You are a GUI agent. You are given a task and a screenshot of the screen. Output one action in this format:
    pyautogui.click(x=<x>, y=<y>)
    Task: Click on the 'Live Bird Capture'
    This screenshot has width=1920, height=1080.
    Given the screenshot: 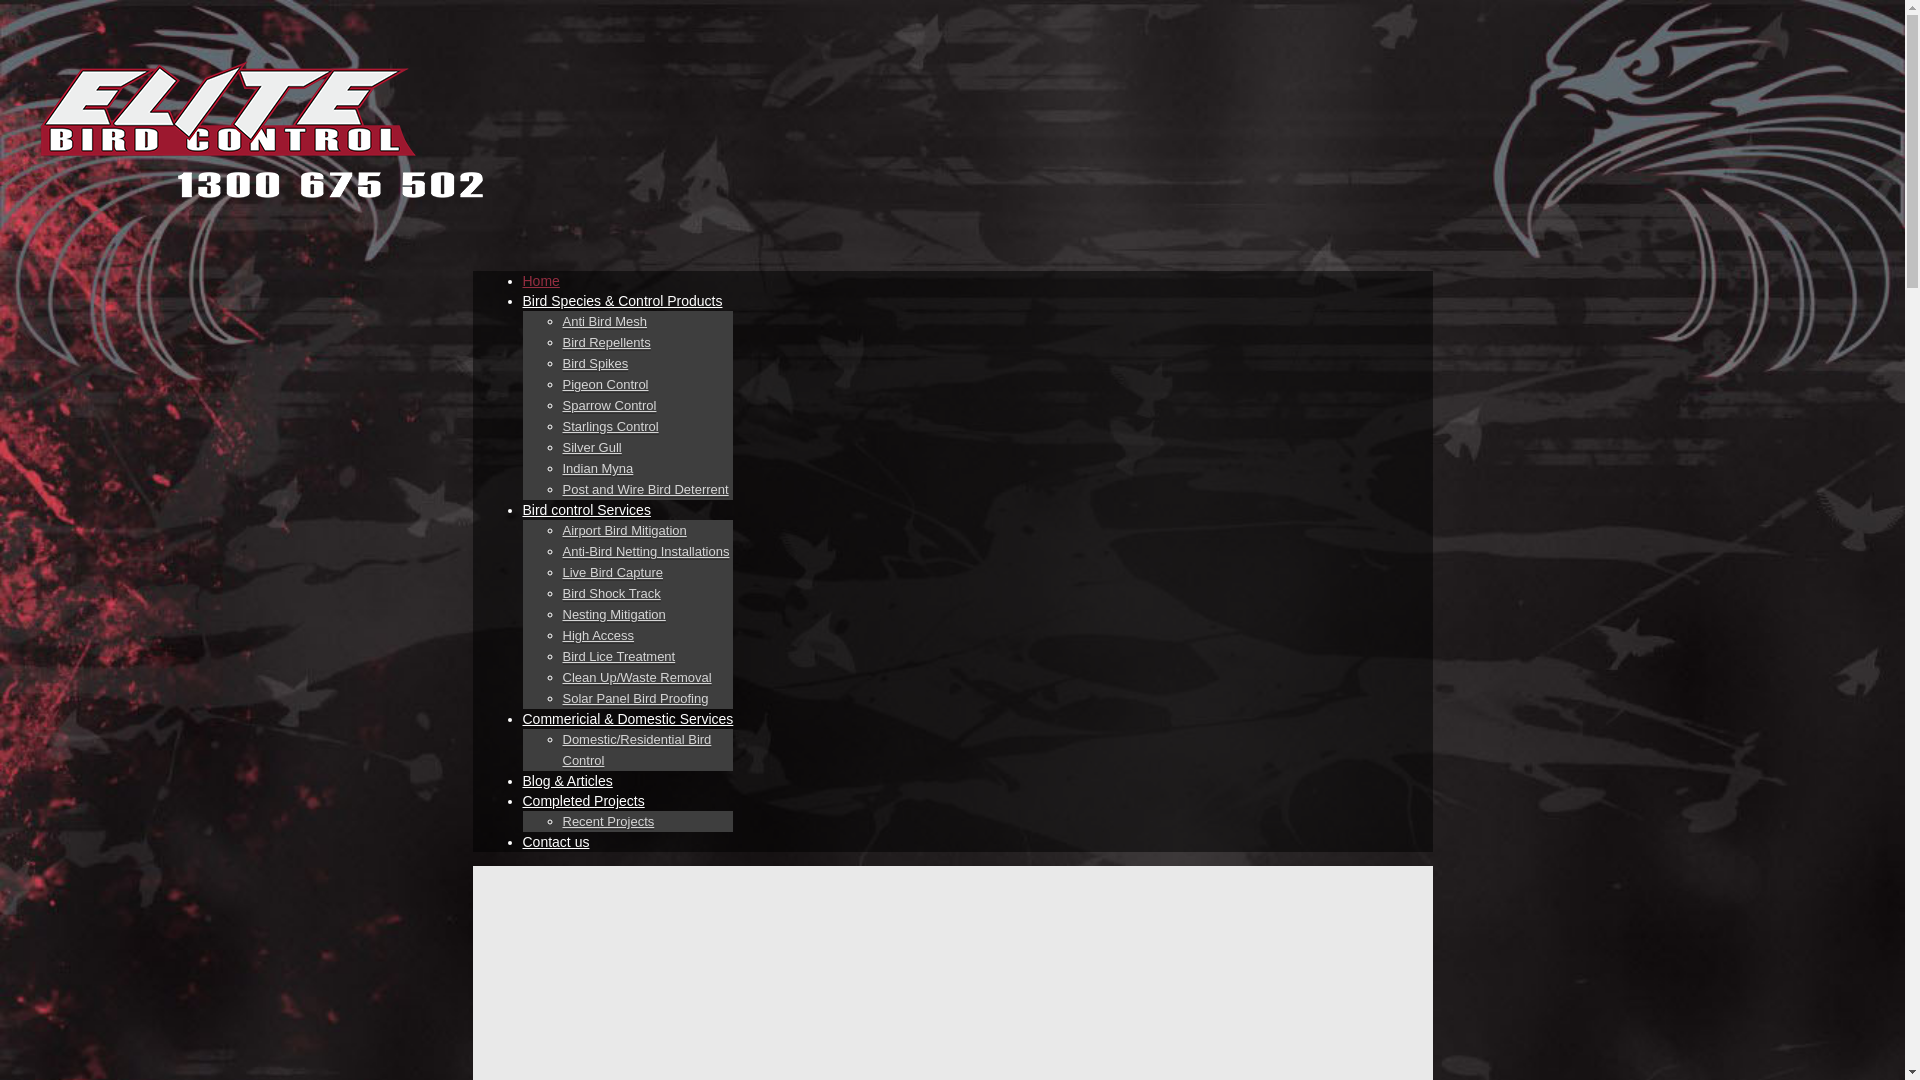 What is the action you would take?
    pyautogui.click(x=610, y=573)
    